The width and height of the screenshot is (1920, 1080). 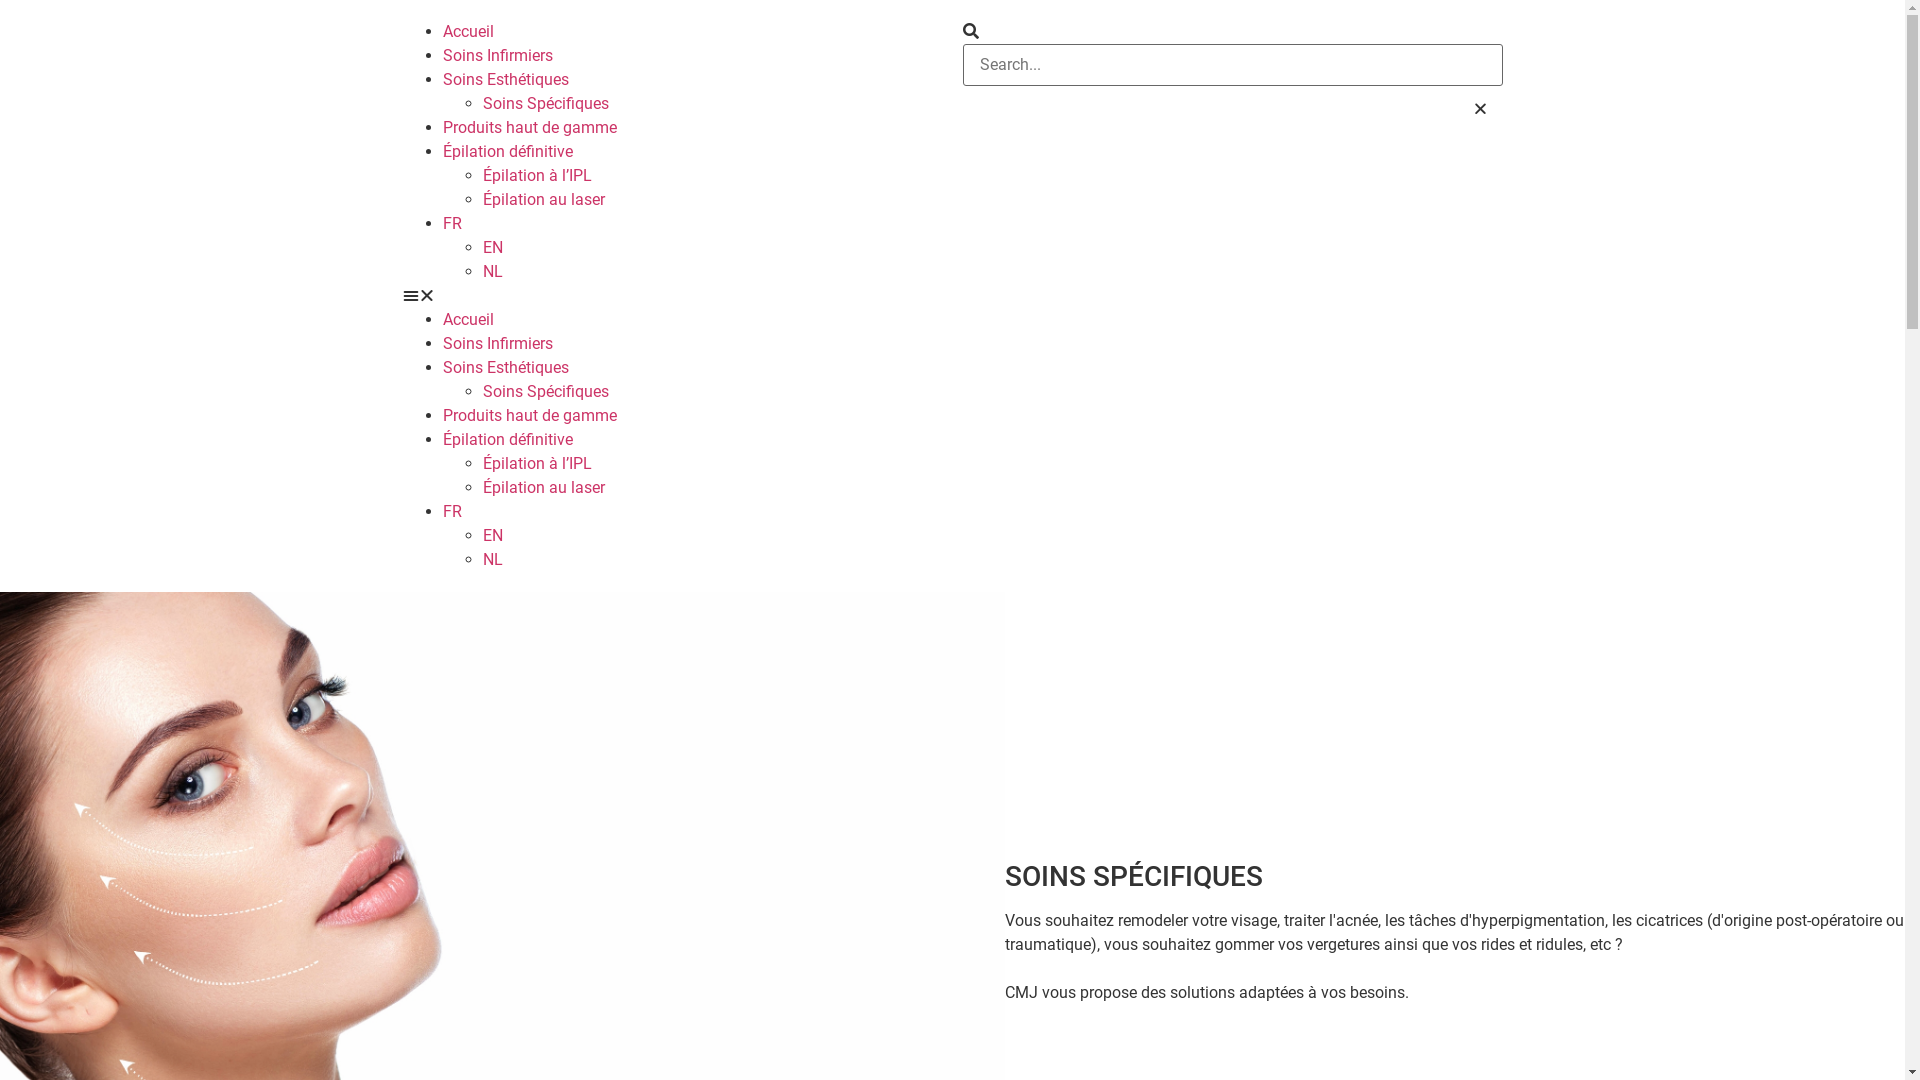 What do you see at coordinates (440, 510) in the screenshot?
I see `'FR'` at bounding box center [440, 510].